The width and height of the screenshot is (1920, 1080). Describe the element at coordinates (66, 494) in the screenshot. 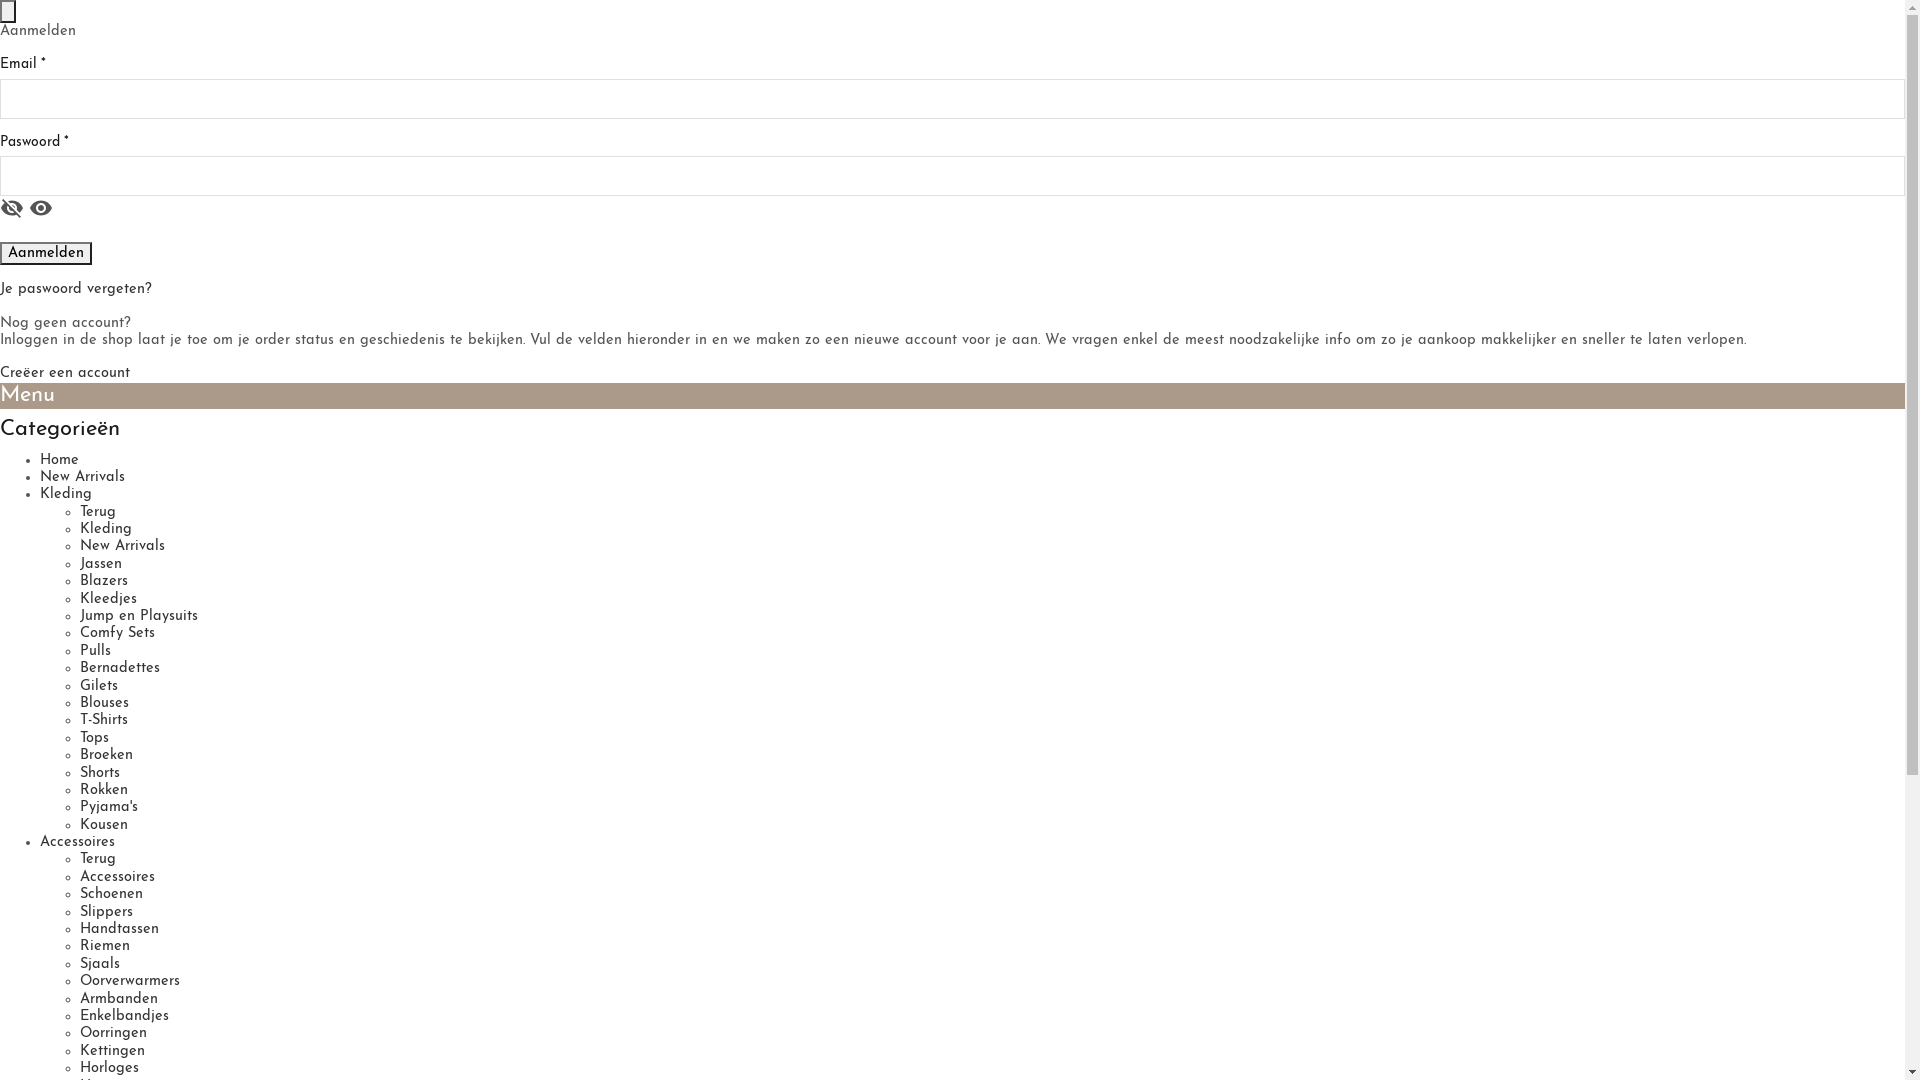

I see `'Kleding'` at that location.